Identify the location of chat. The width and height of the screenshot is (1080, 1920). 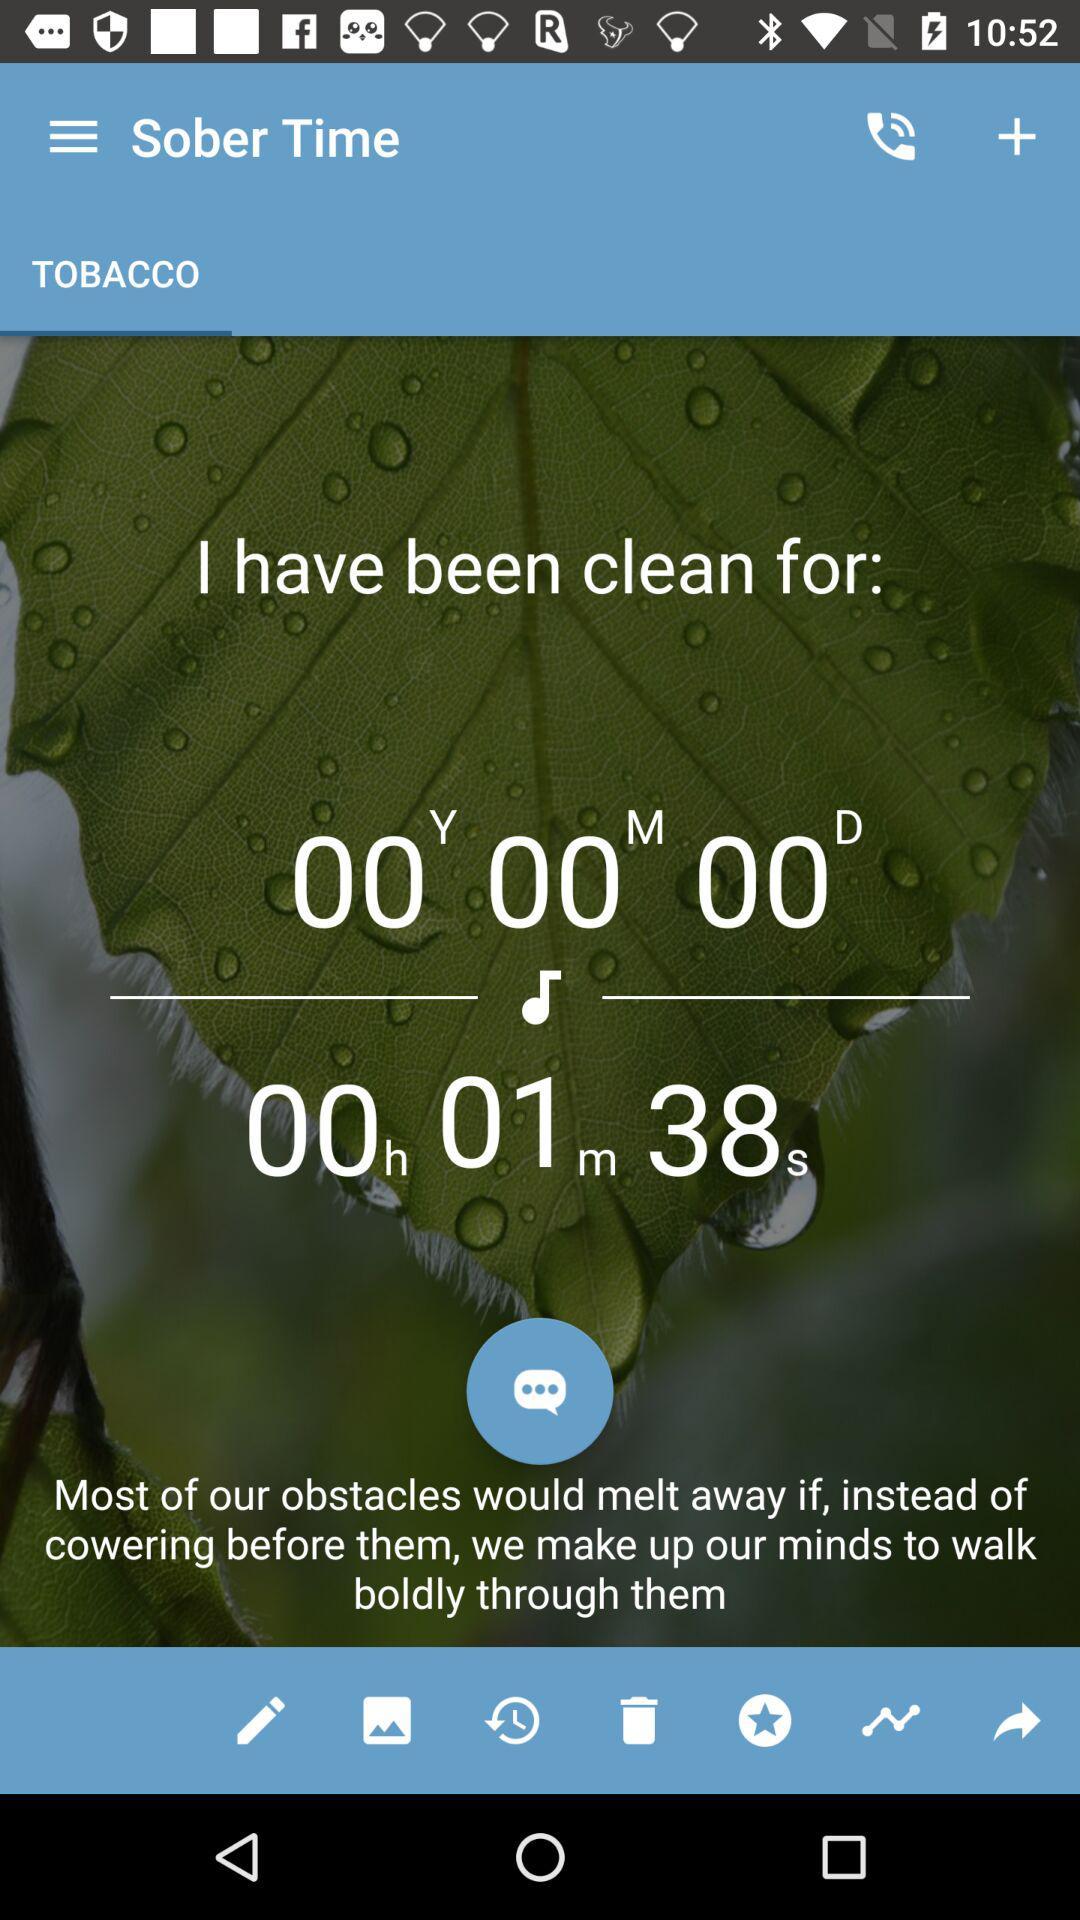
(540, 1390).